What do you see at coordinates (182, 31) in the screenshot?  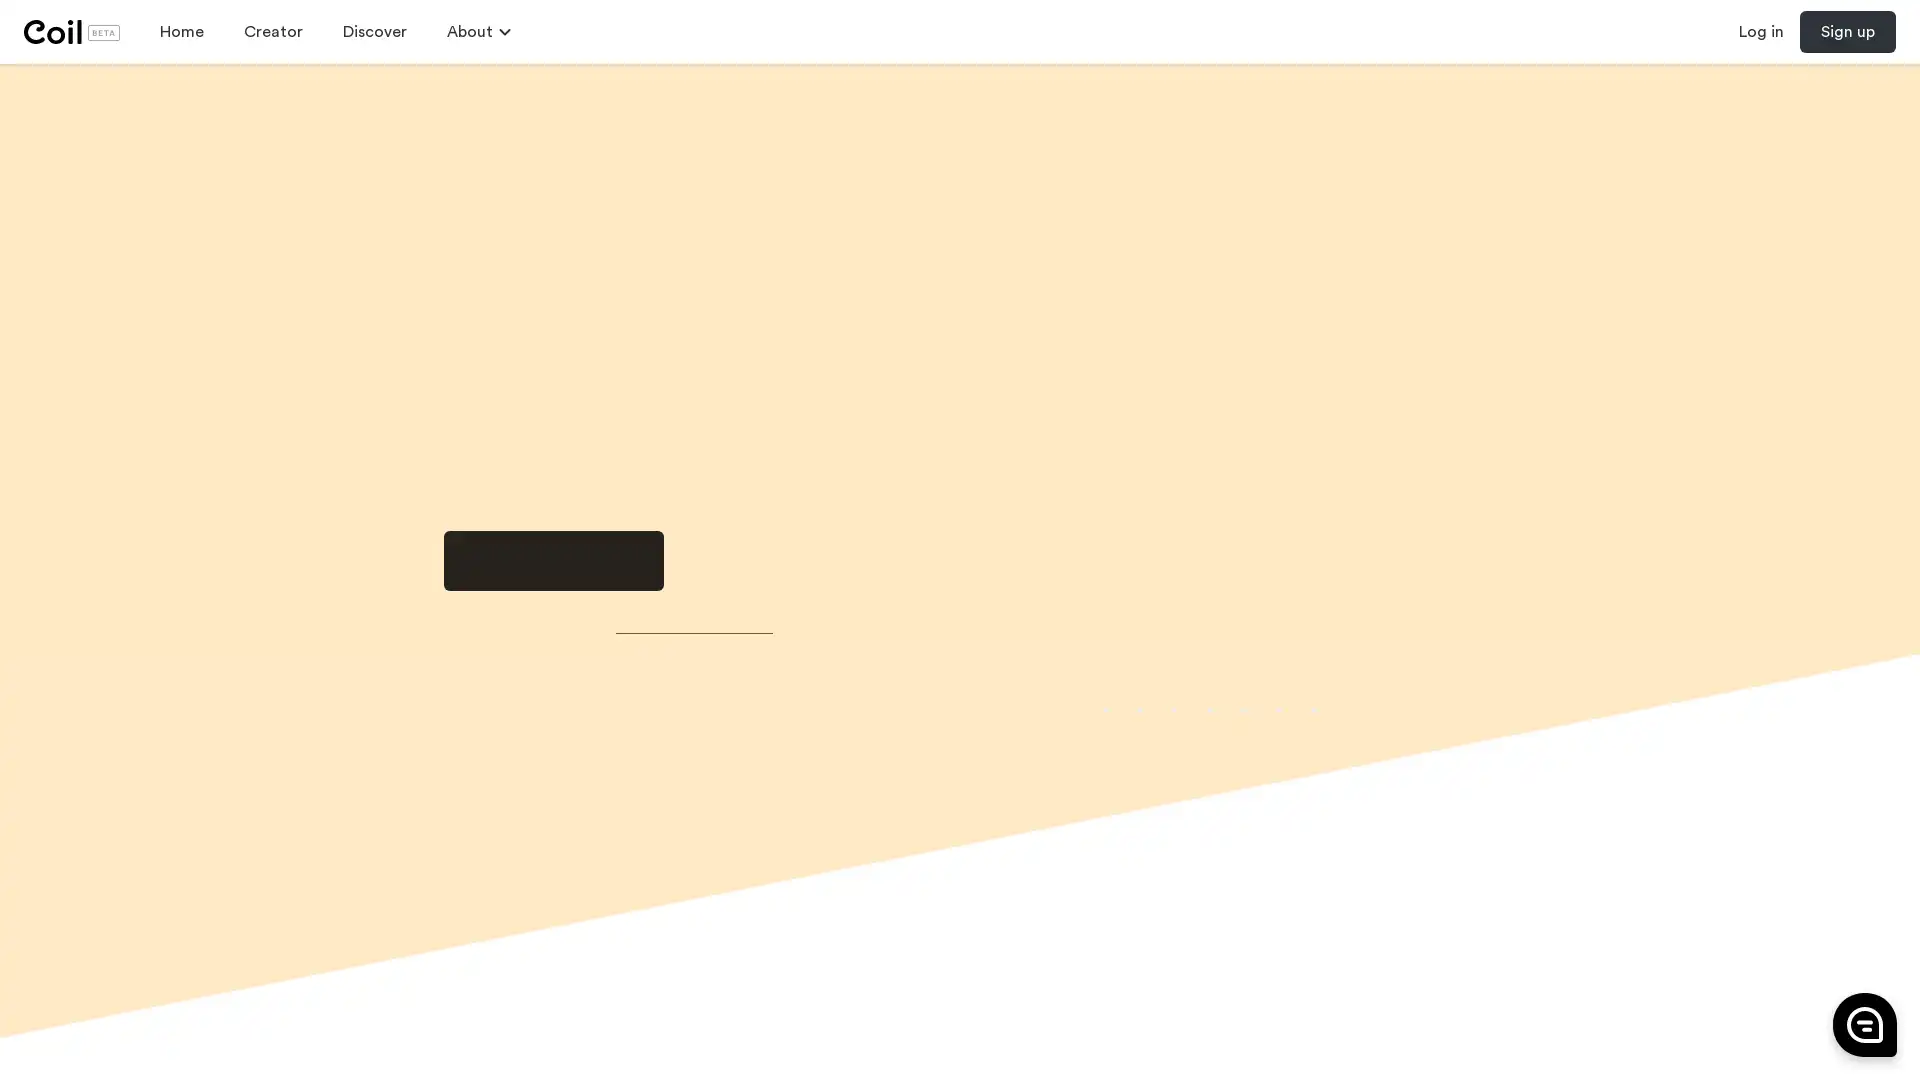 I see `Home` at bounding box center [182, 31].